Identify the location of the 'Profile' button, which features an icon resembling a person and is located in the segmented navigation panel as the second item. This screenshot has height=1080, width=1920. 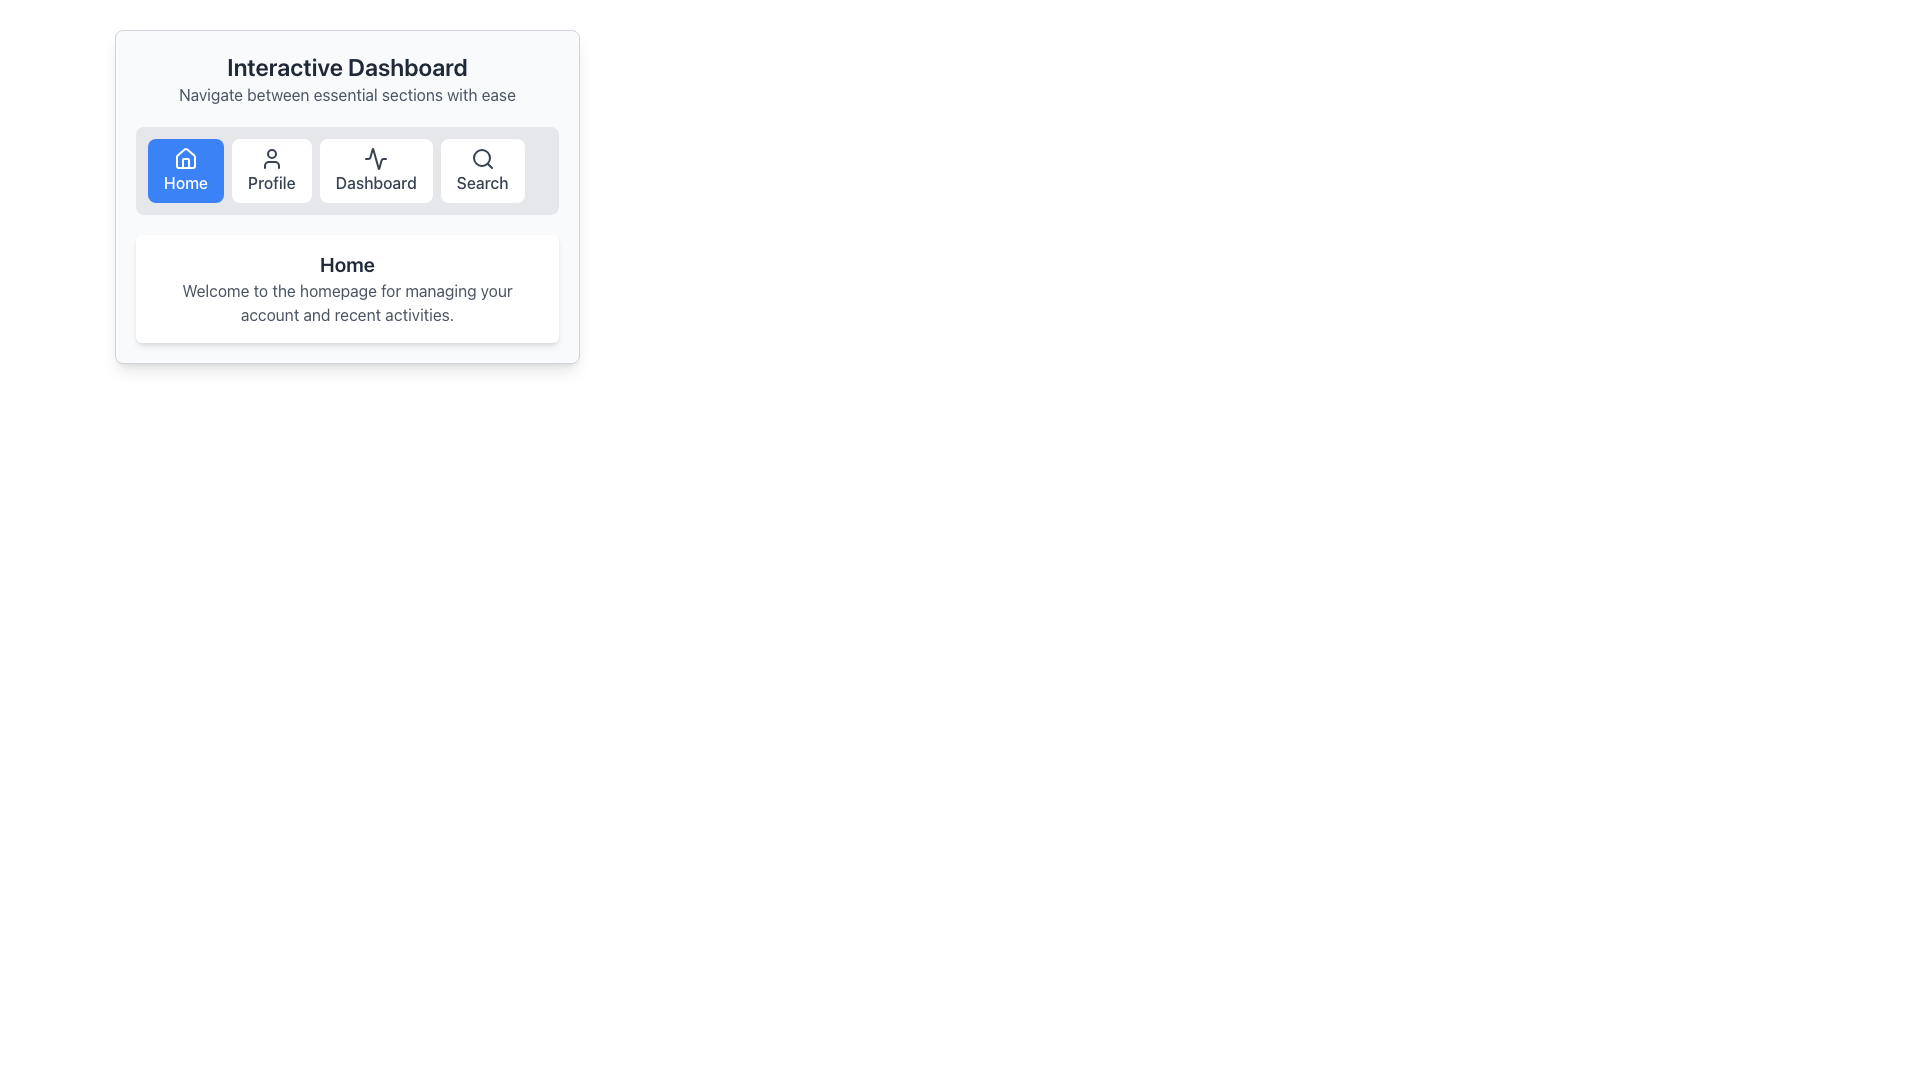
(270, 169).